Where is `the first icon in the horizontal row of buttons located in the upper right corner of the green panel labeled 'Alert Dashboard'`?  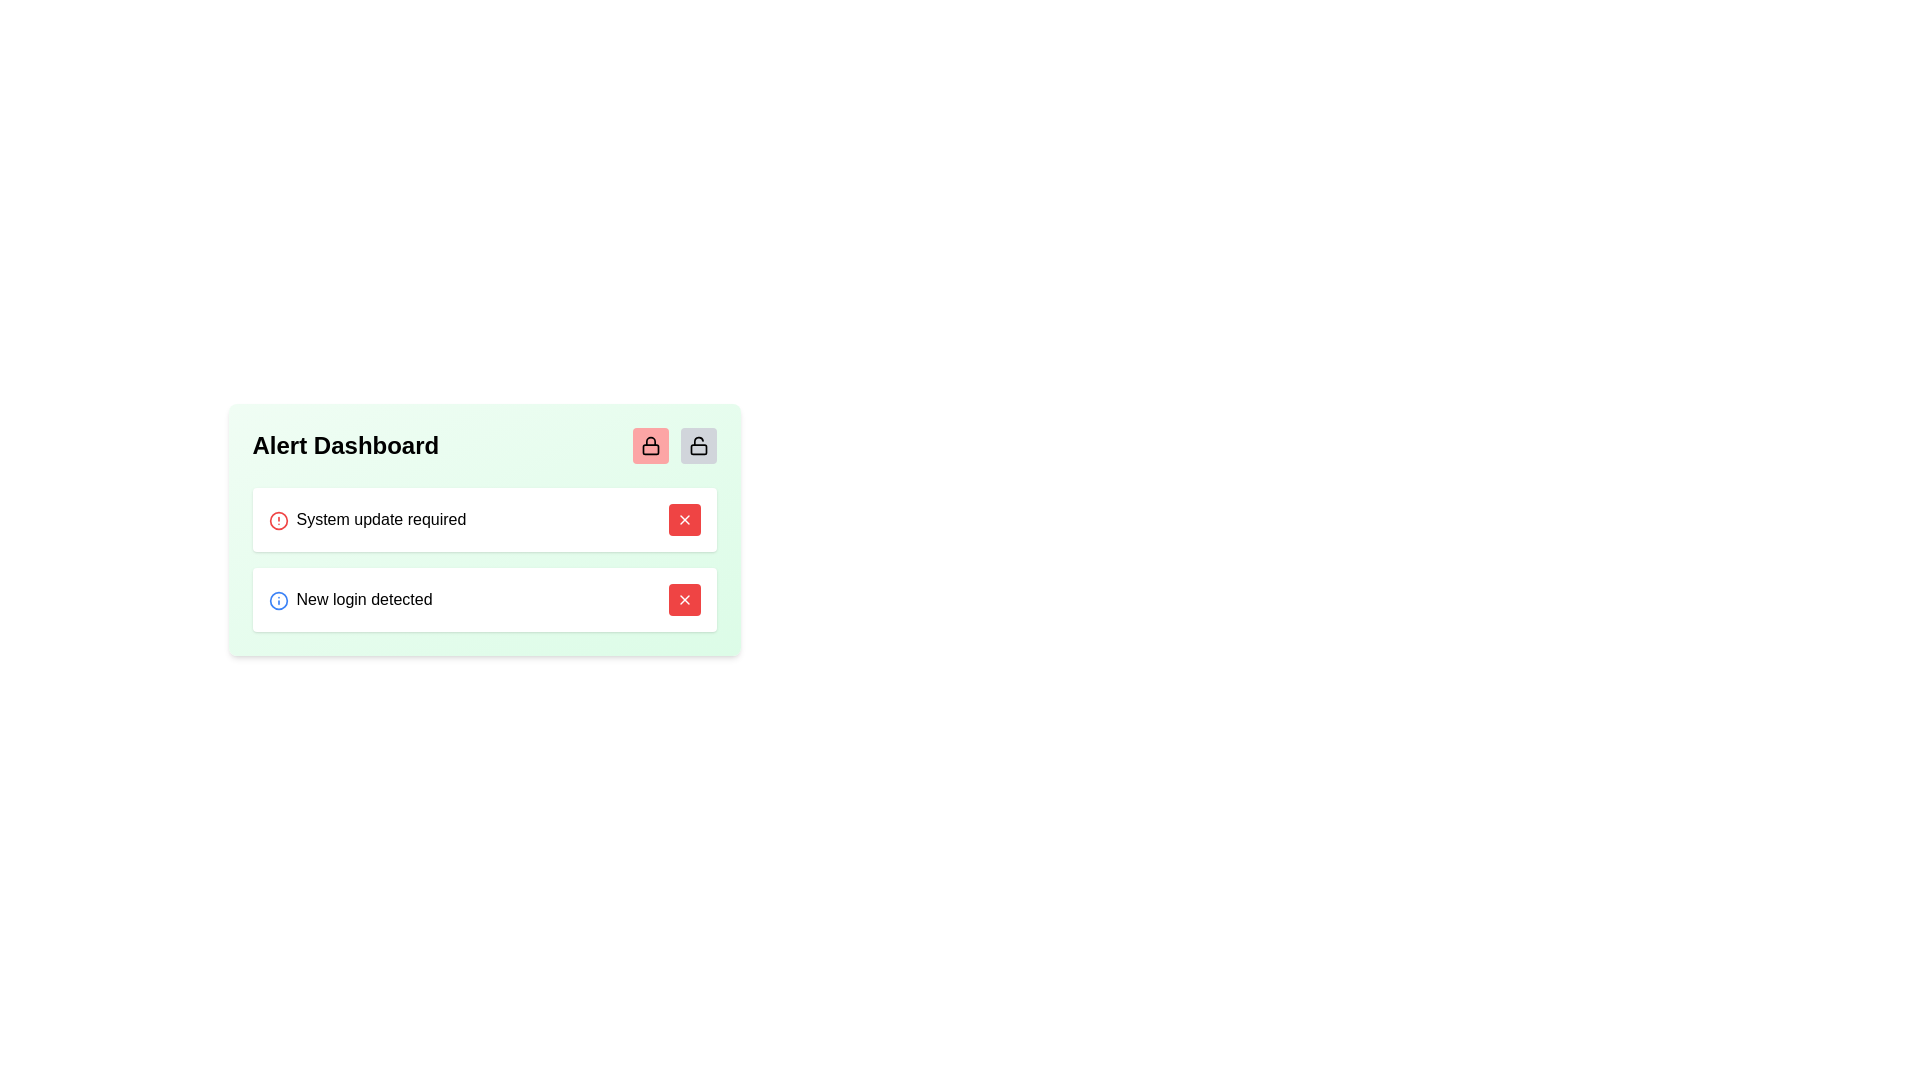 the first icon in the horizontal row of buttons located in the upper right corner of the green panel labeled 'Alert Dashboard' is located at coordinates (698, 445).